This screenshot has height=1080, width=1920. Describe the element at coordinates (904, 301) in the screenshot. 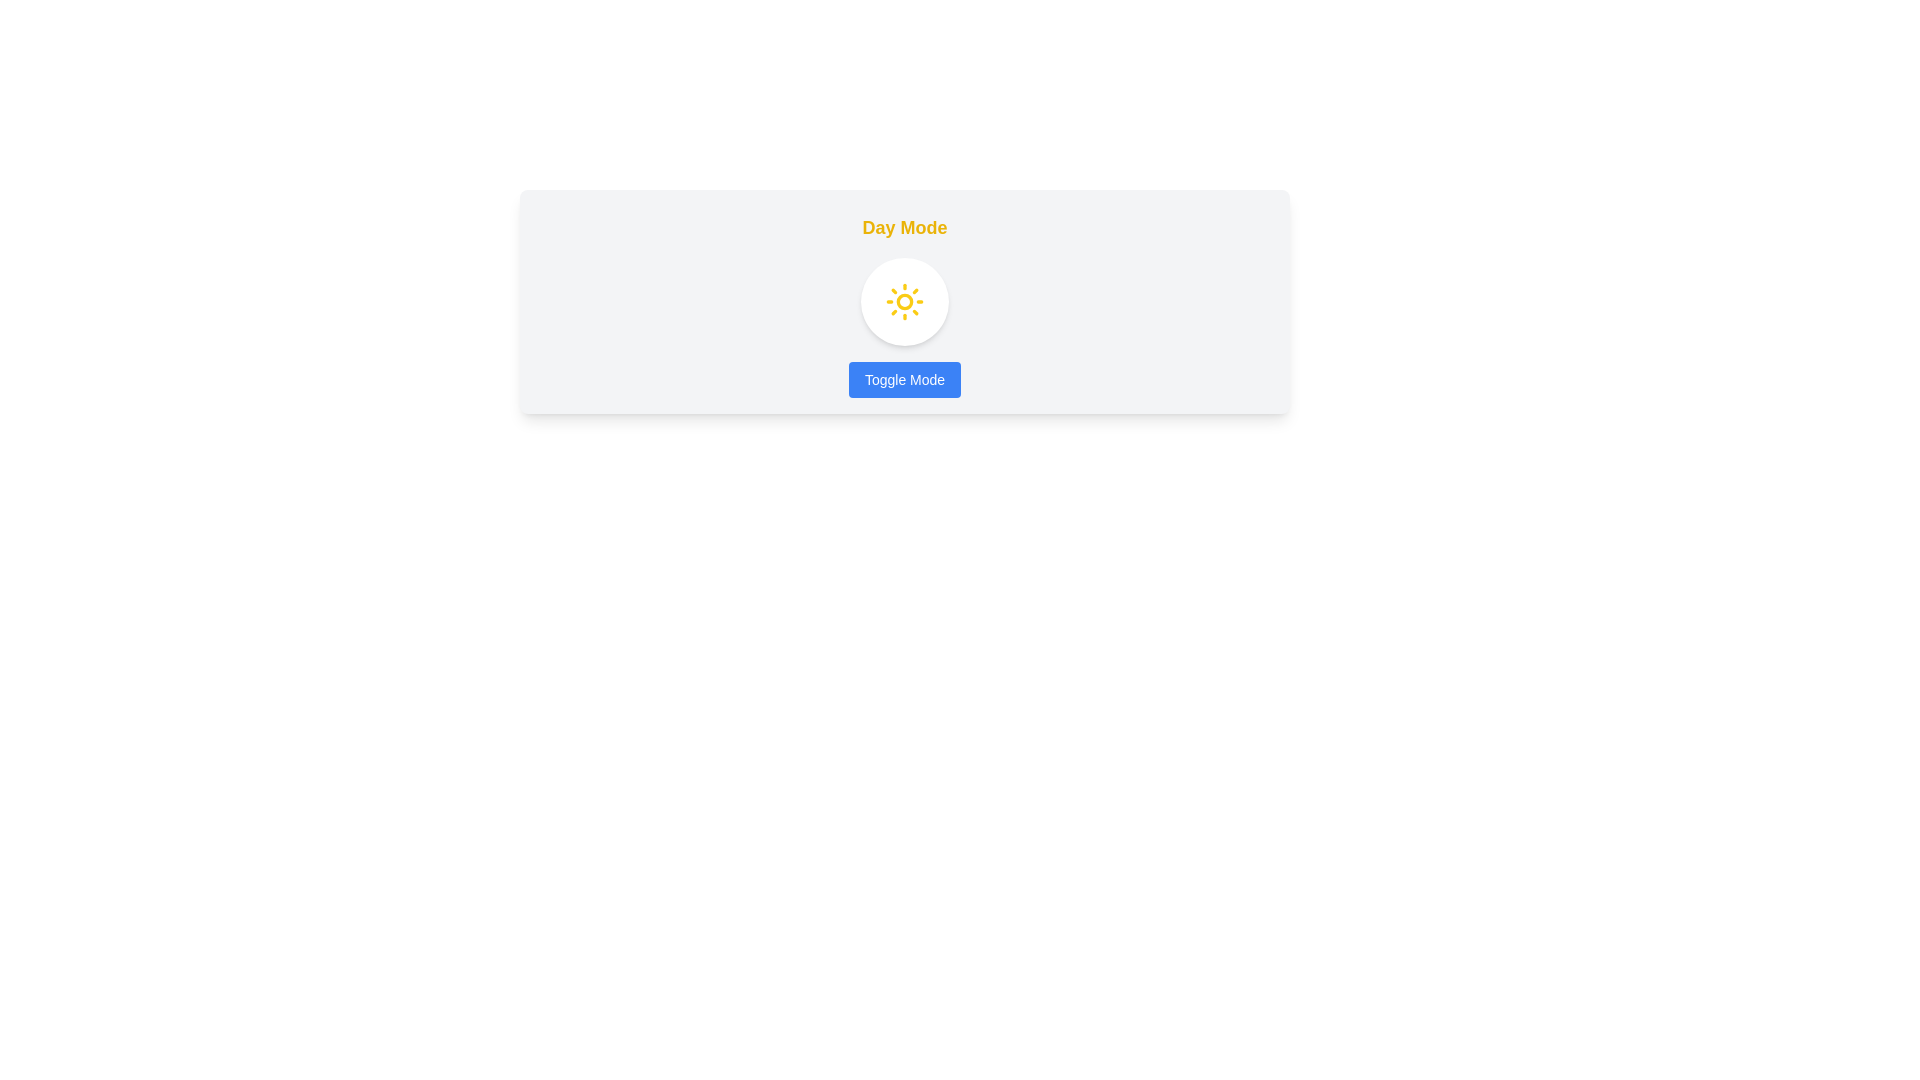

I see `the center circle of the sun icon representing the 'Day Mode' theme in the upper visual panel of the interface` at that location.